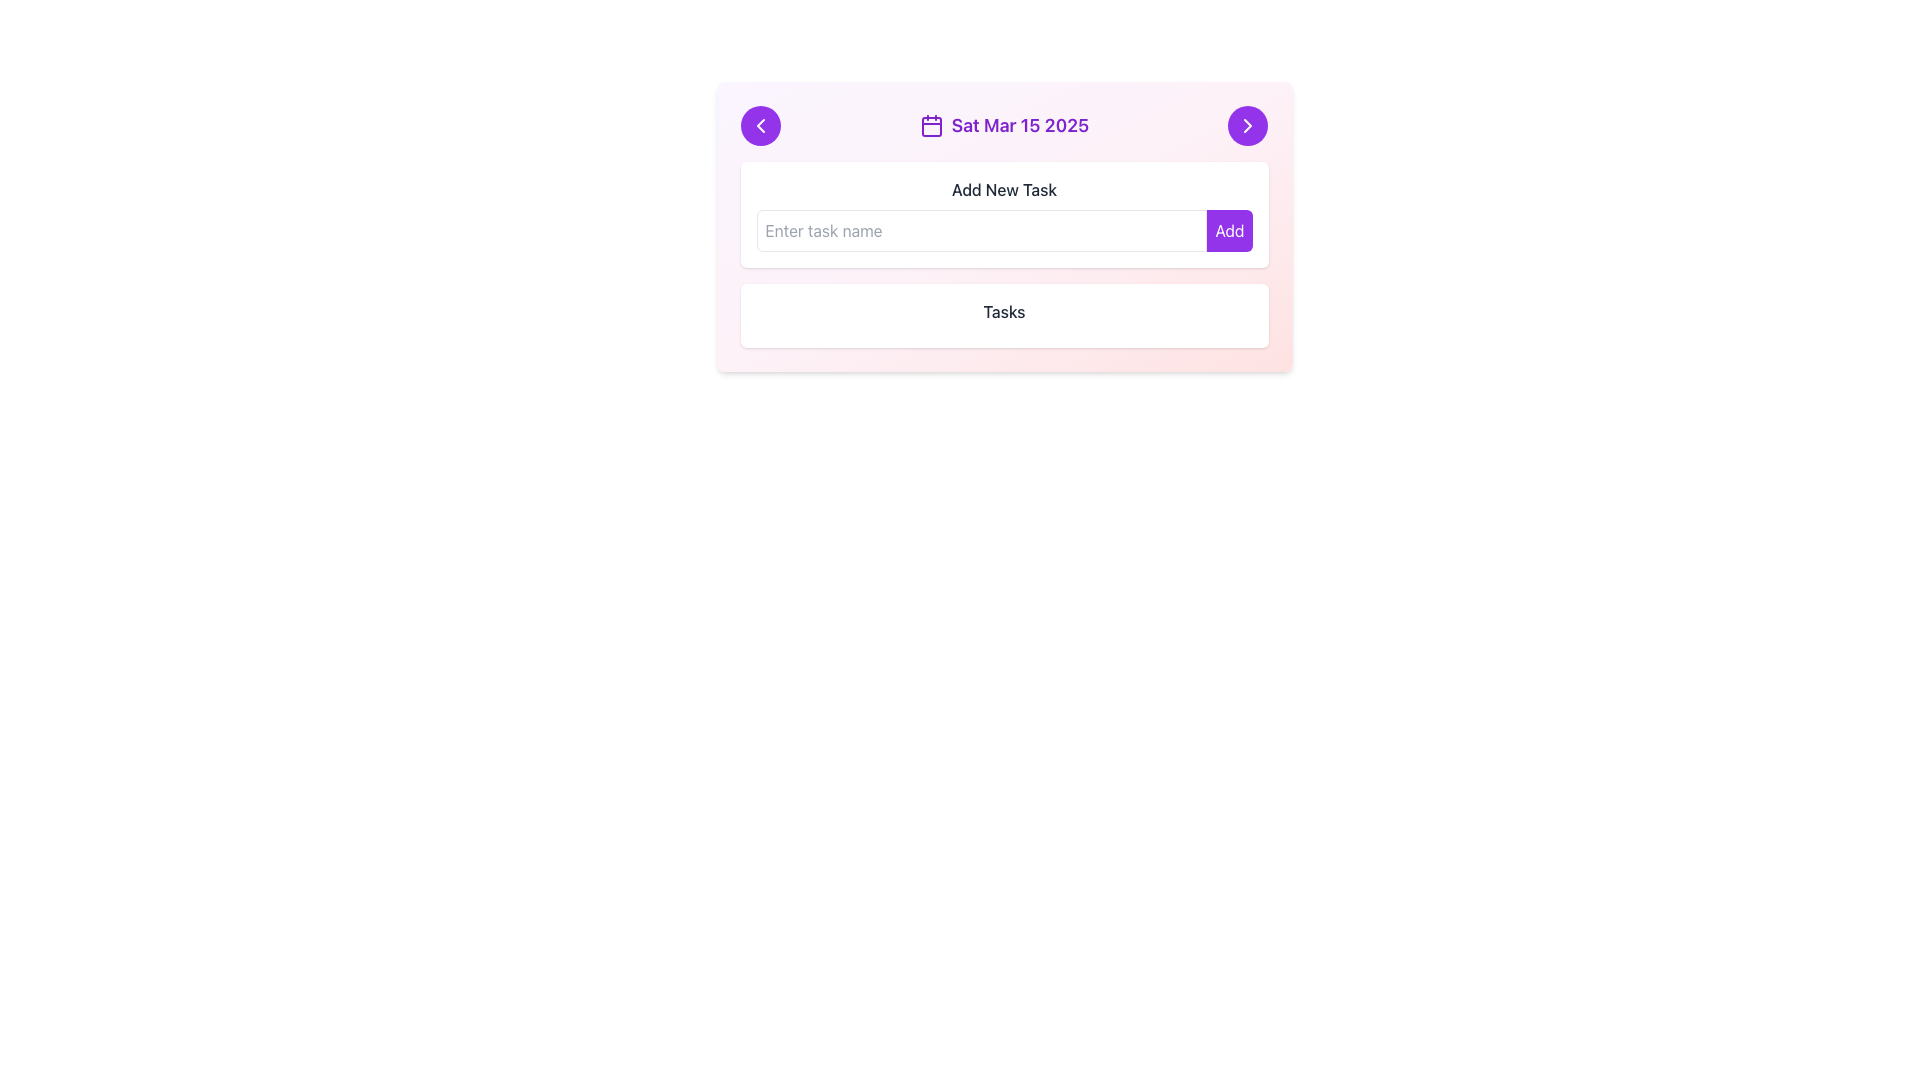  What do you see at coordinates (930, 126) in the screenshot?
I see `the calendar icon, which is a purple square outline with month indication lines at the top, located to the left of the text 'Sat Mar 15 2025' in the header section of the card component` at bounding box center [930, 126].